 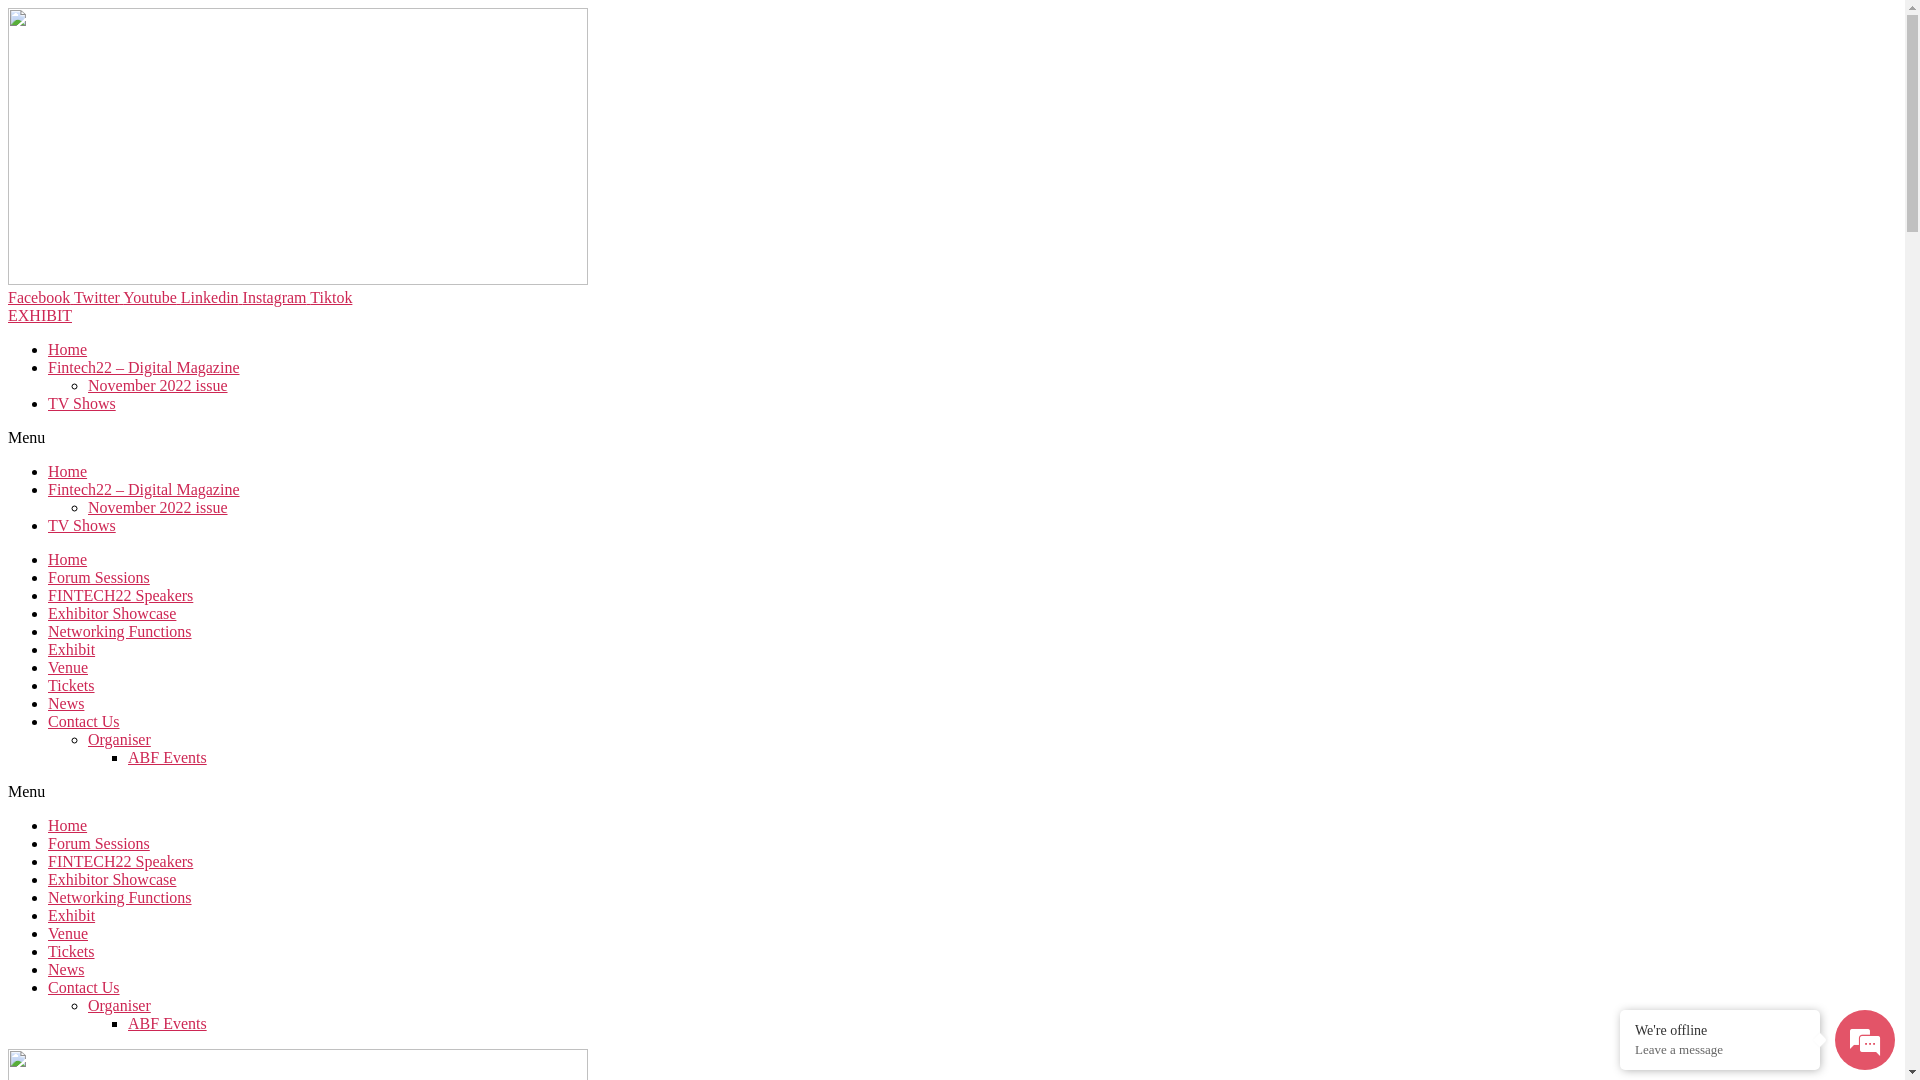 What do you see at coordinates (48, 860) in the screenshot?
I see `'FINTECH22 Speakers'` at bounding box center [48, 860].